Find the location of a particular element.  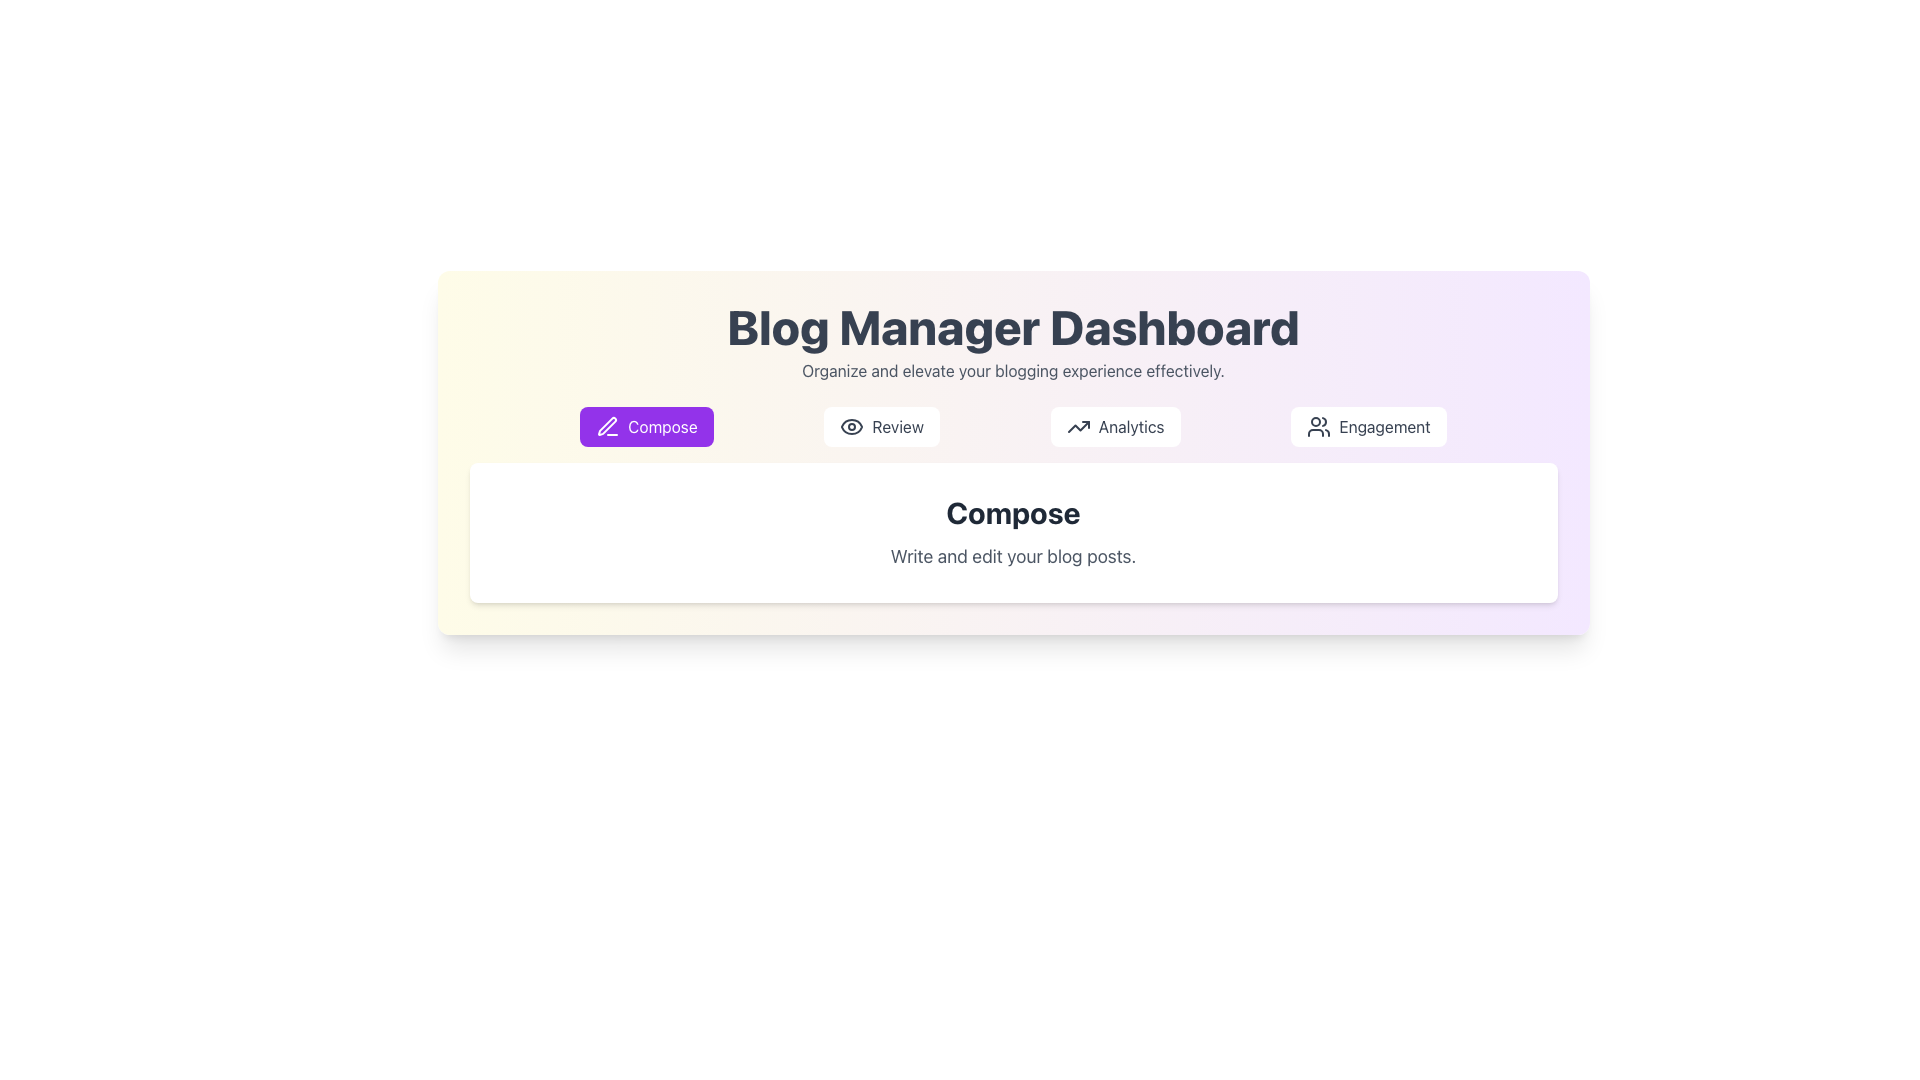

the button containing the 'Compose' label, which has a purple background and rounded corners is located at coordinates (662, 426).